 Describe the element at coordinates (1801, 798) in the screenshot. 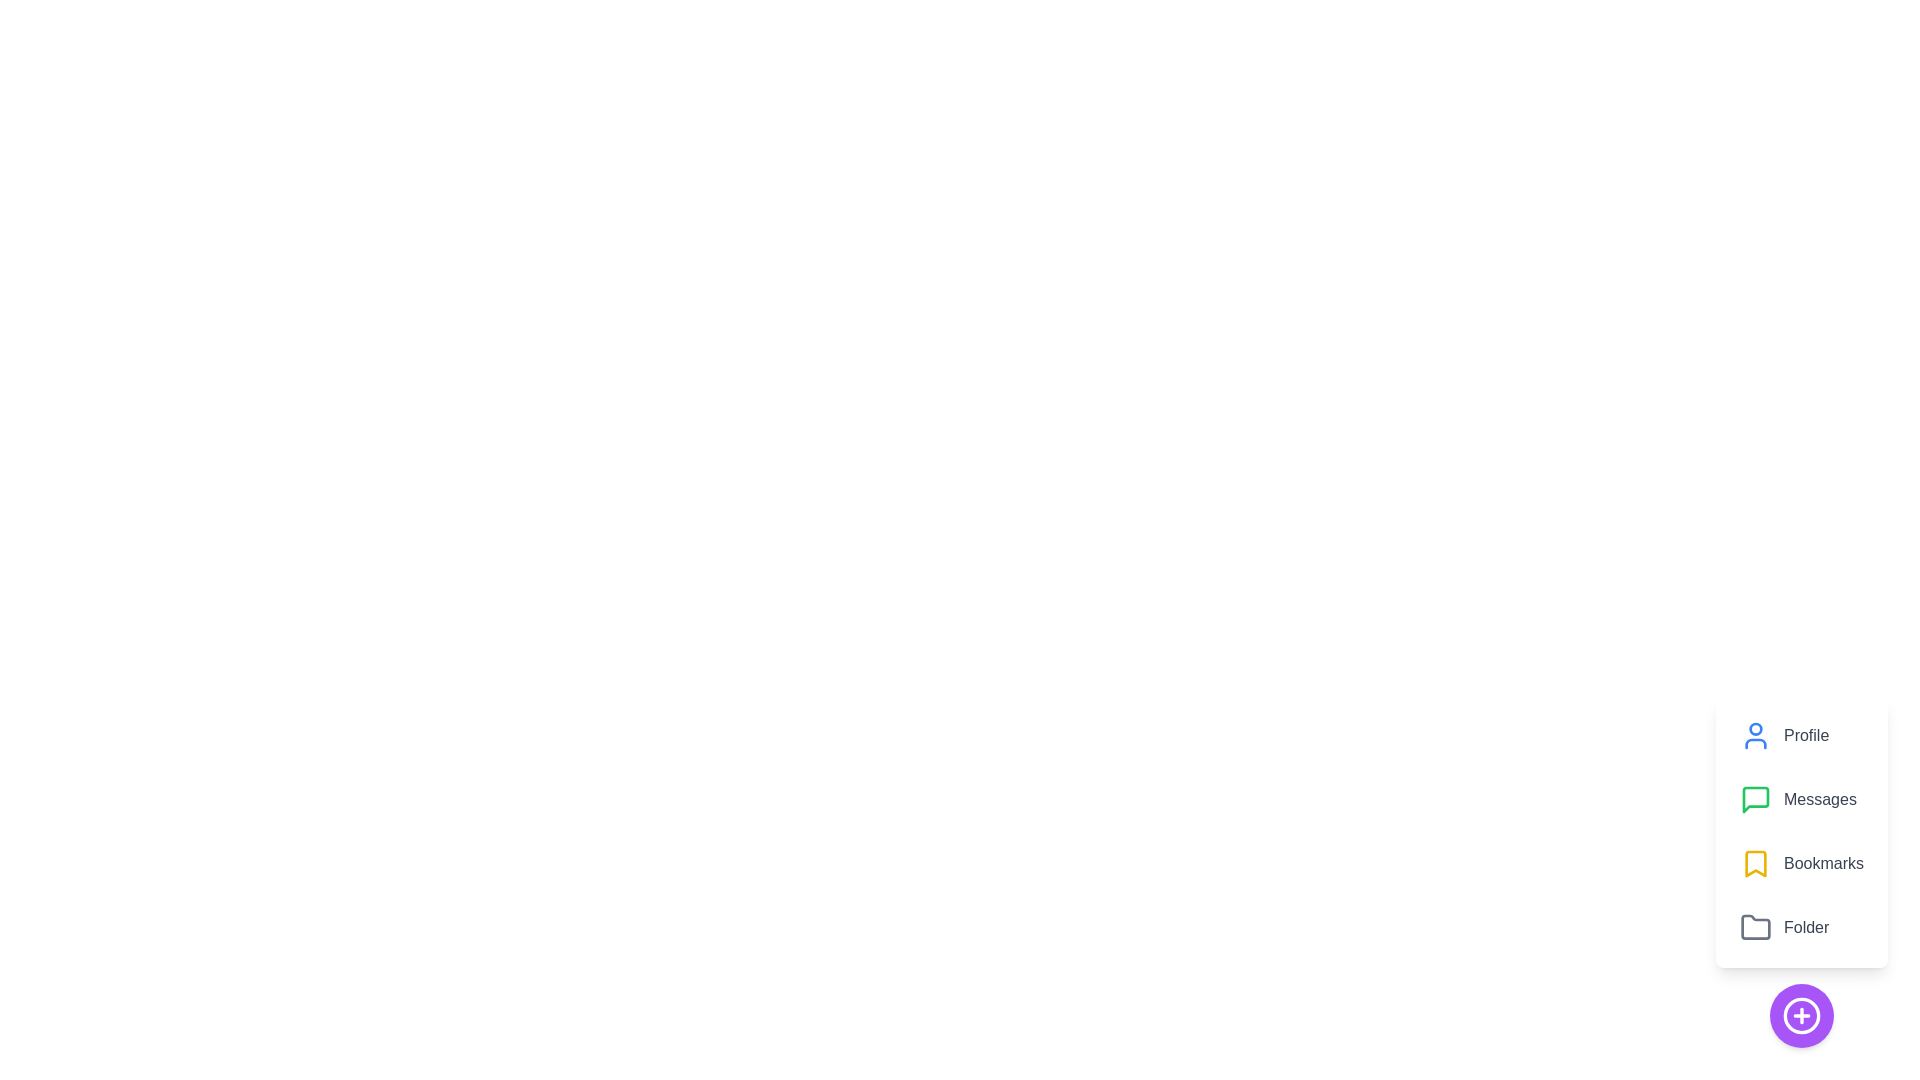

I see `the 'Messages' button in the CustomSpeedDial component` at that location.